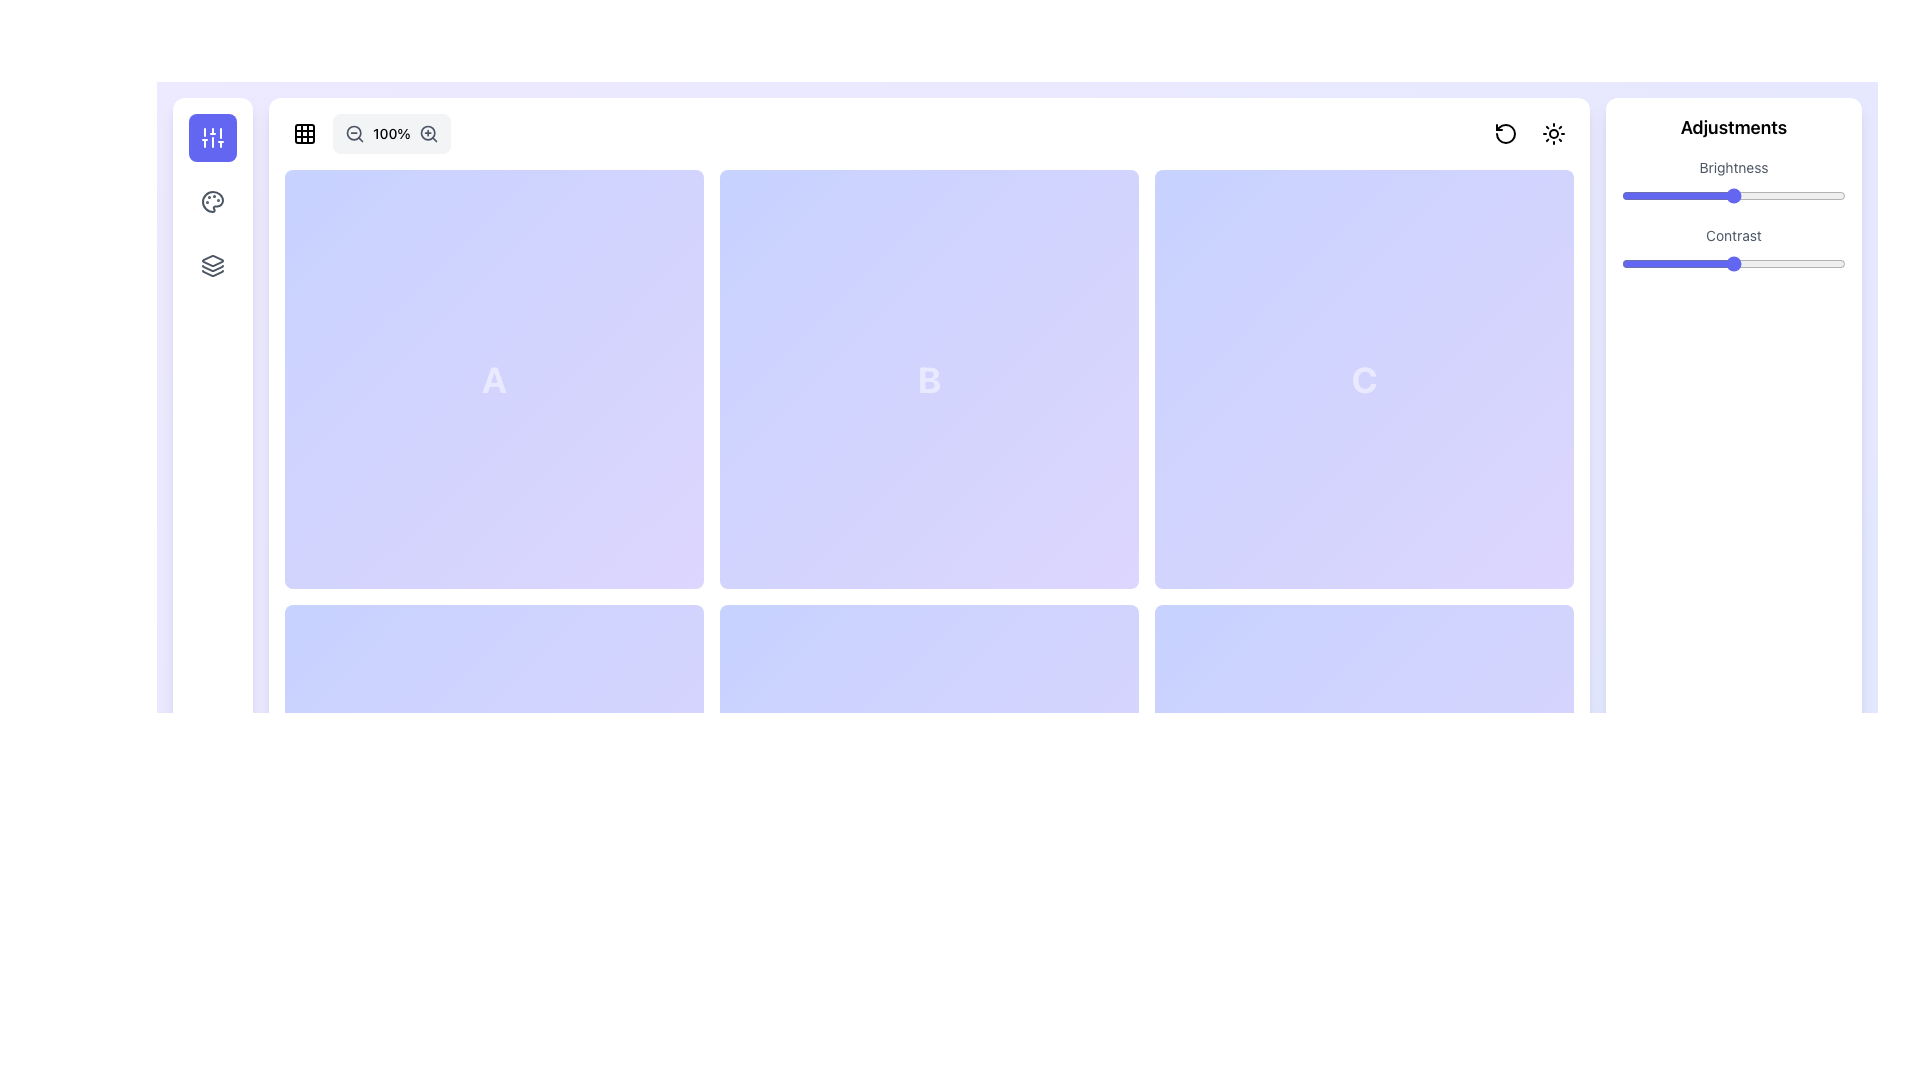 This screenshot has width=1920, height=1080. What do you see at coordinates (212, 265) in the screenshot?
I see `the icon with three stacked layers in the left sidebar of the application` at bounding box center [212, 265].